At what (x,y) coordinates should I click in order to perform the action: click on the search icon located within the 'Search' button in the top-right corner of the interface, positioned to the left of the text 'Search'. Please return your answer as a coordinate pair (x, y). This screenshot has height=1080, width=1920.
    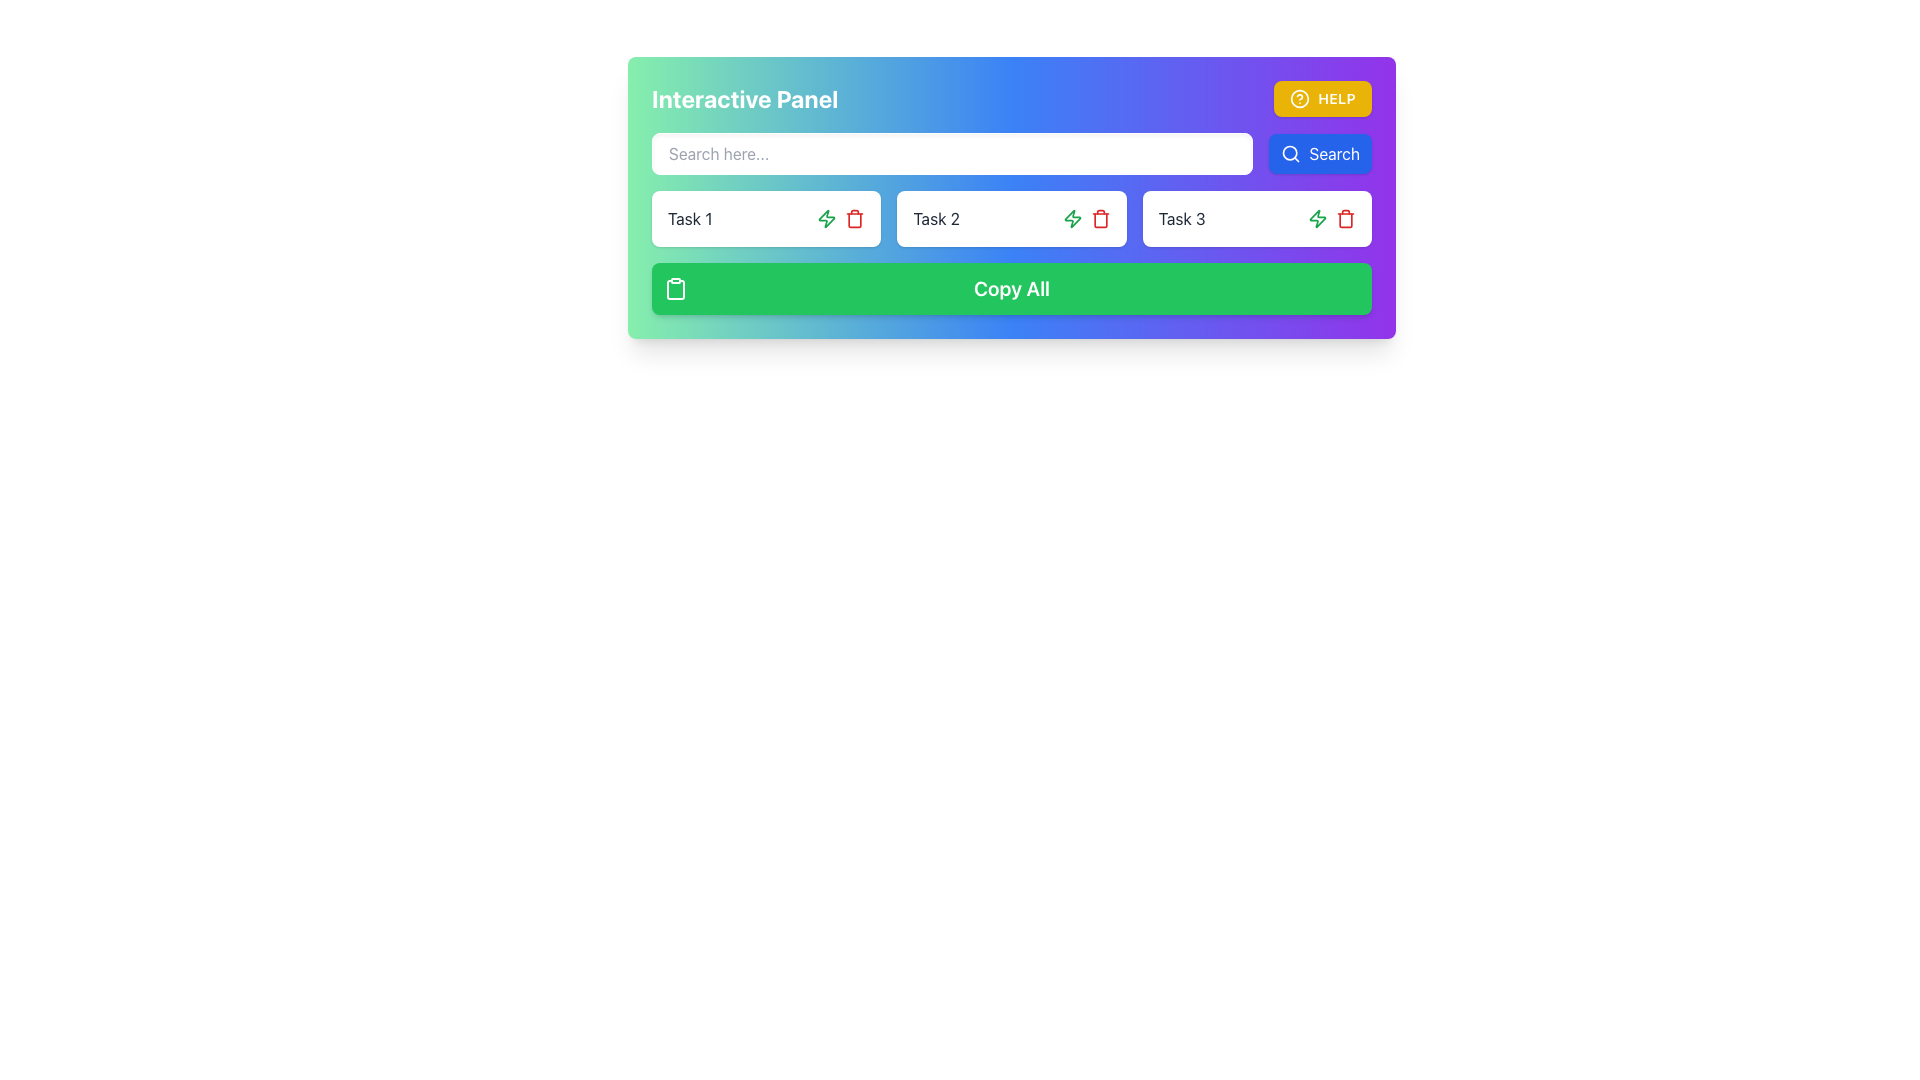
    Looking at the image, I should click on (1291, 153).